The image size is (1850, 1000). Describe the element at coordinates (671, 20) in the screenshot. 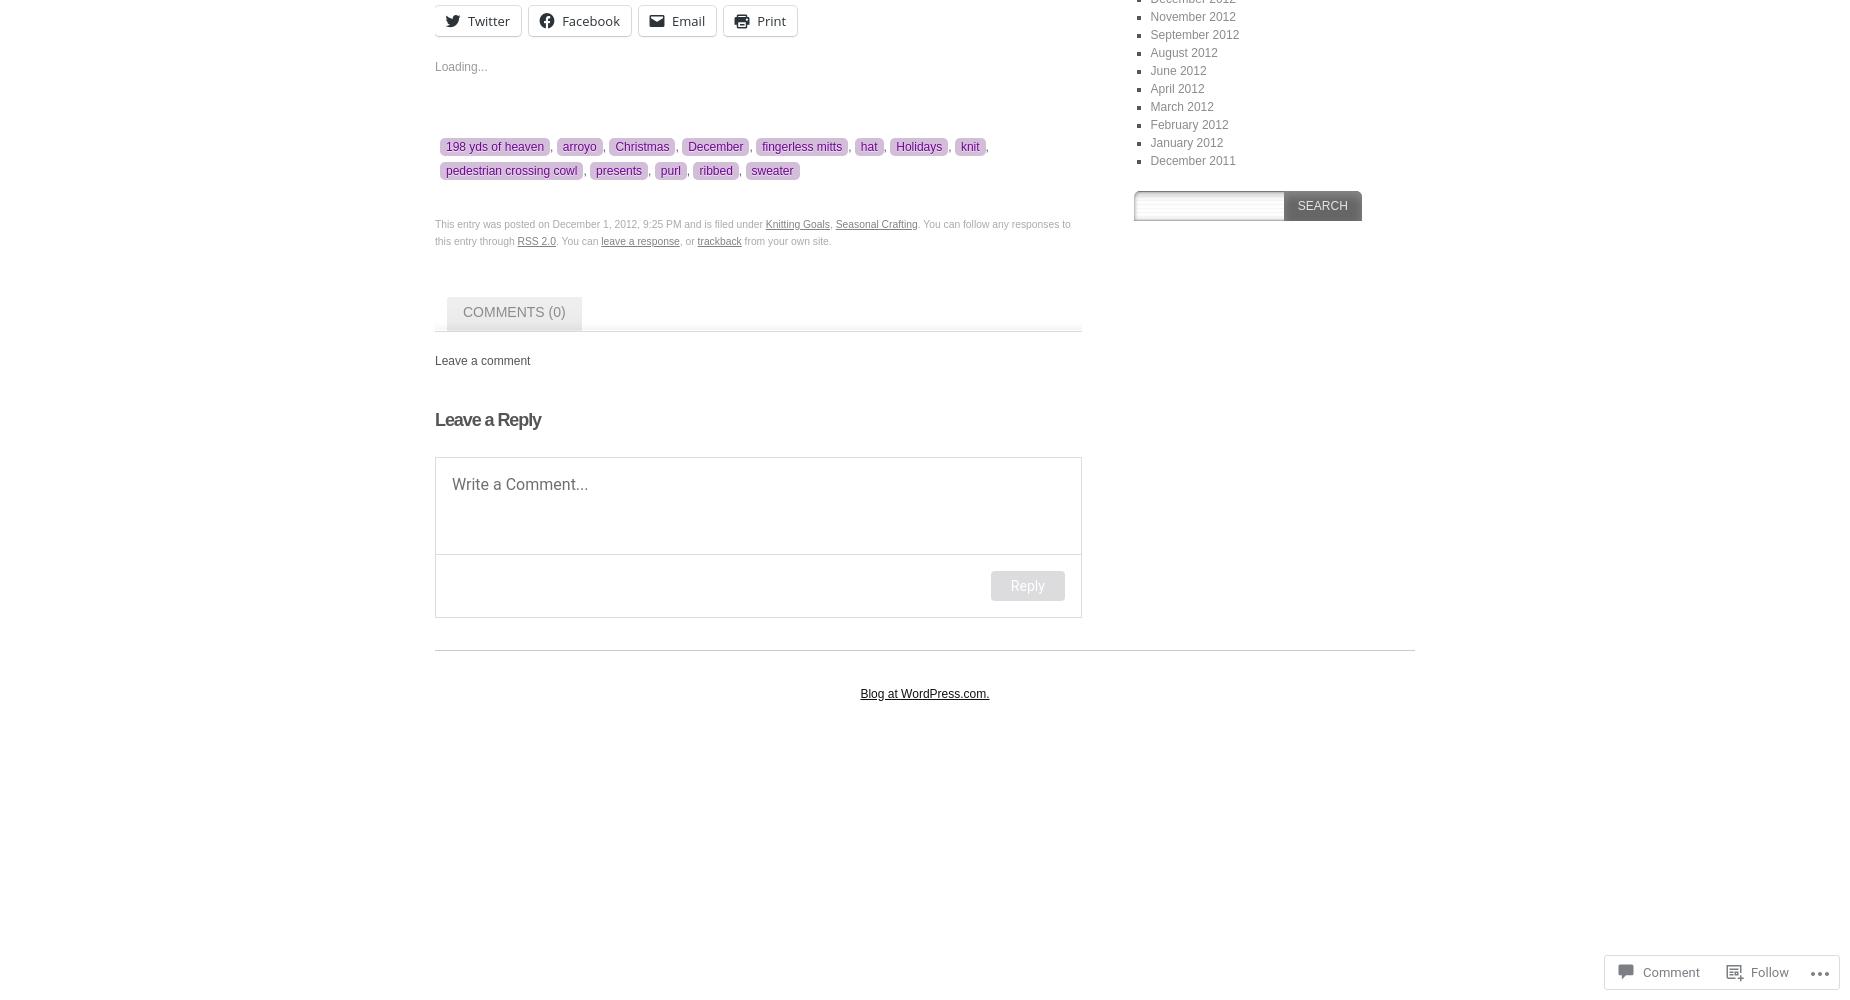

I see `'Email'` at that location.